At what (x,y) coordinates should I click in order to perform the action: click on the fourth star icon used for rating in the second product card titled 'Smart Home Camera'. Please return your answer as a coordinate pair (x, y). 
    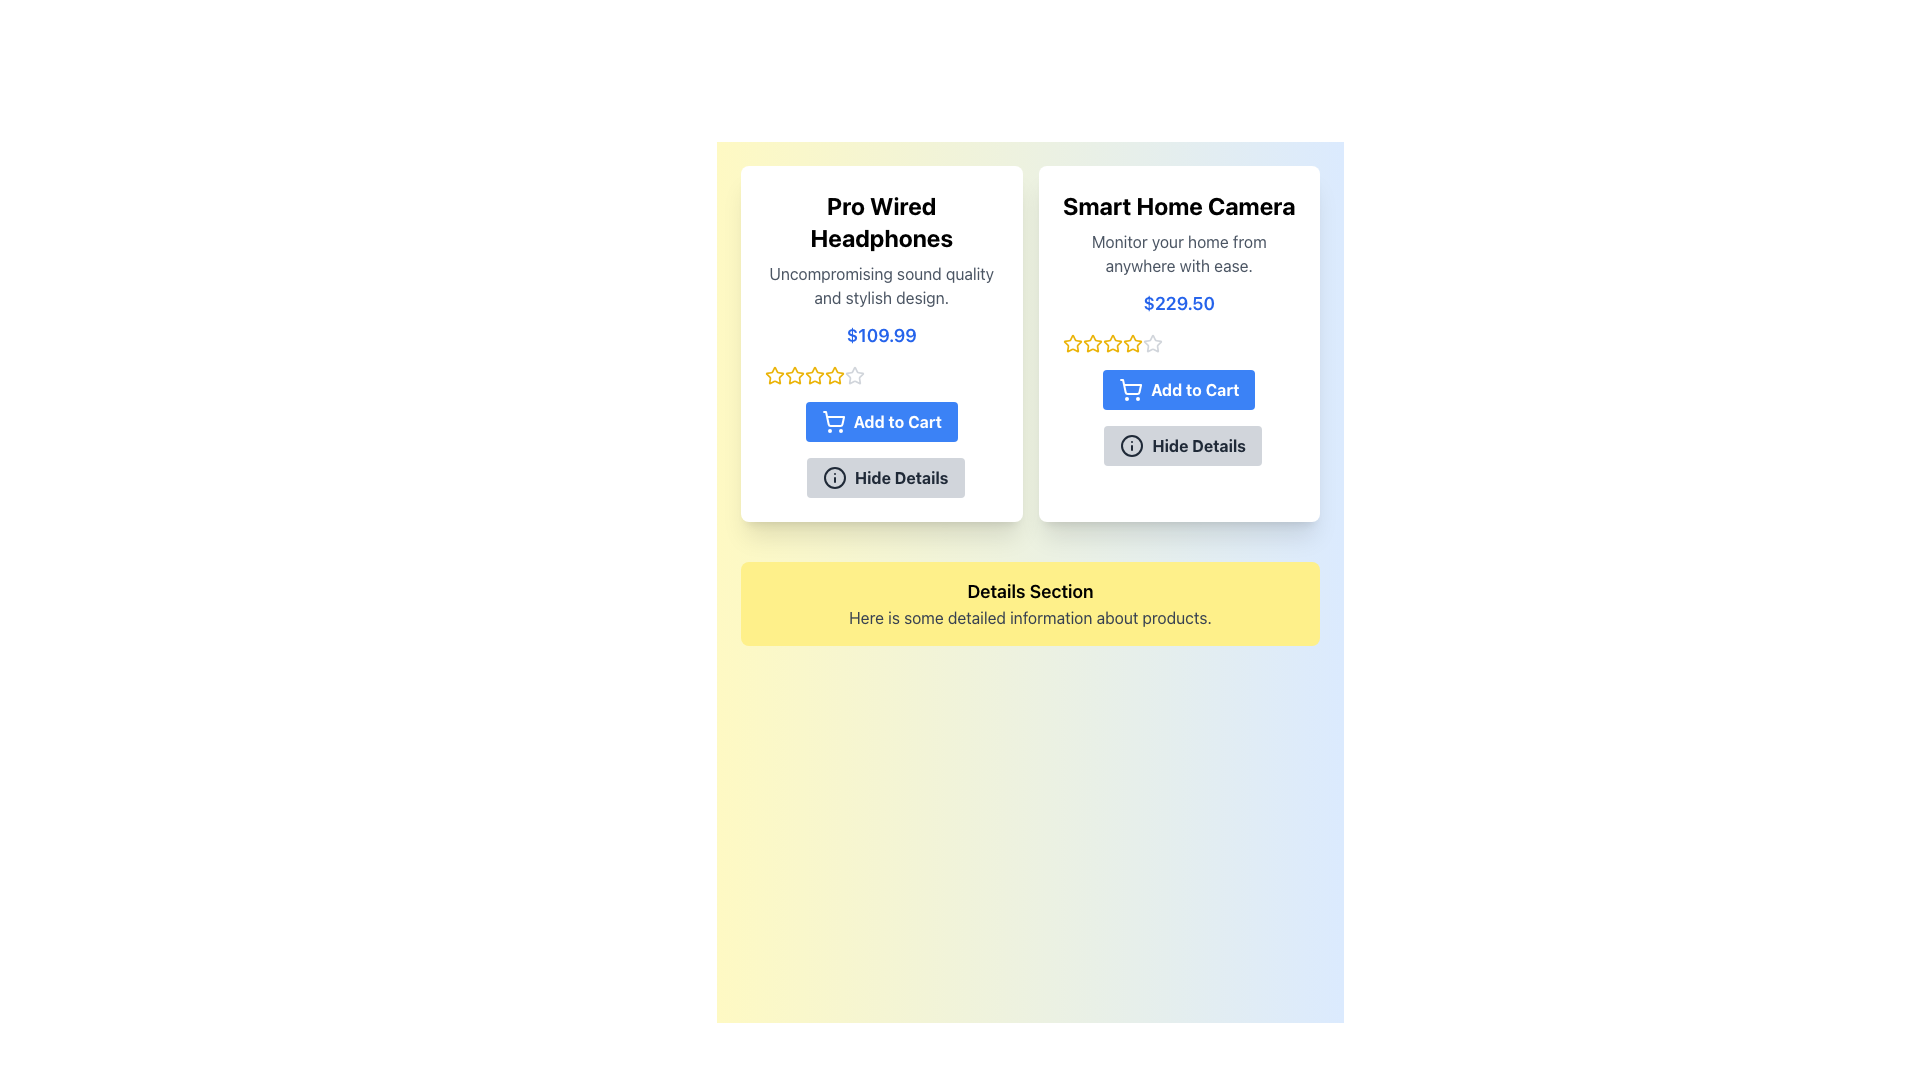
    Looking at the image, I should click on (1111, 342).